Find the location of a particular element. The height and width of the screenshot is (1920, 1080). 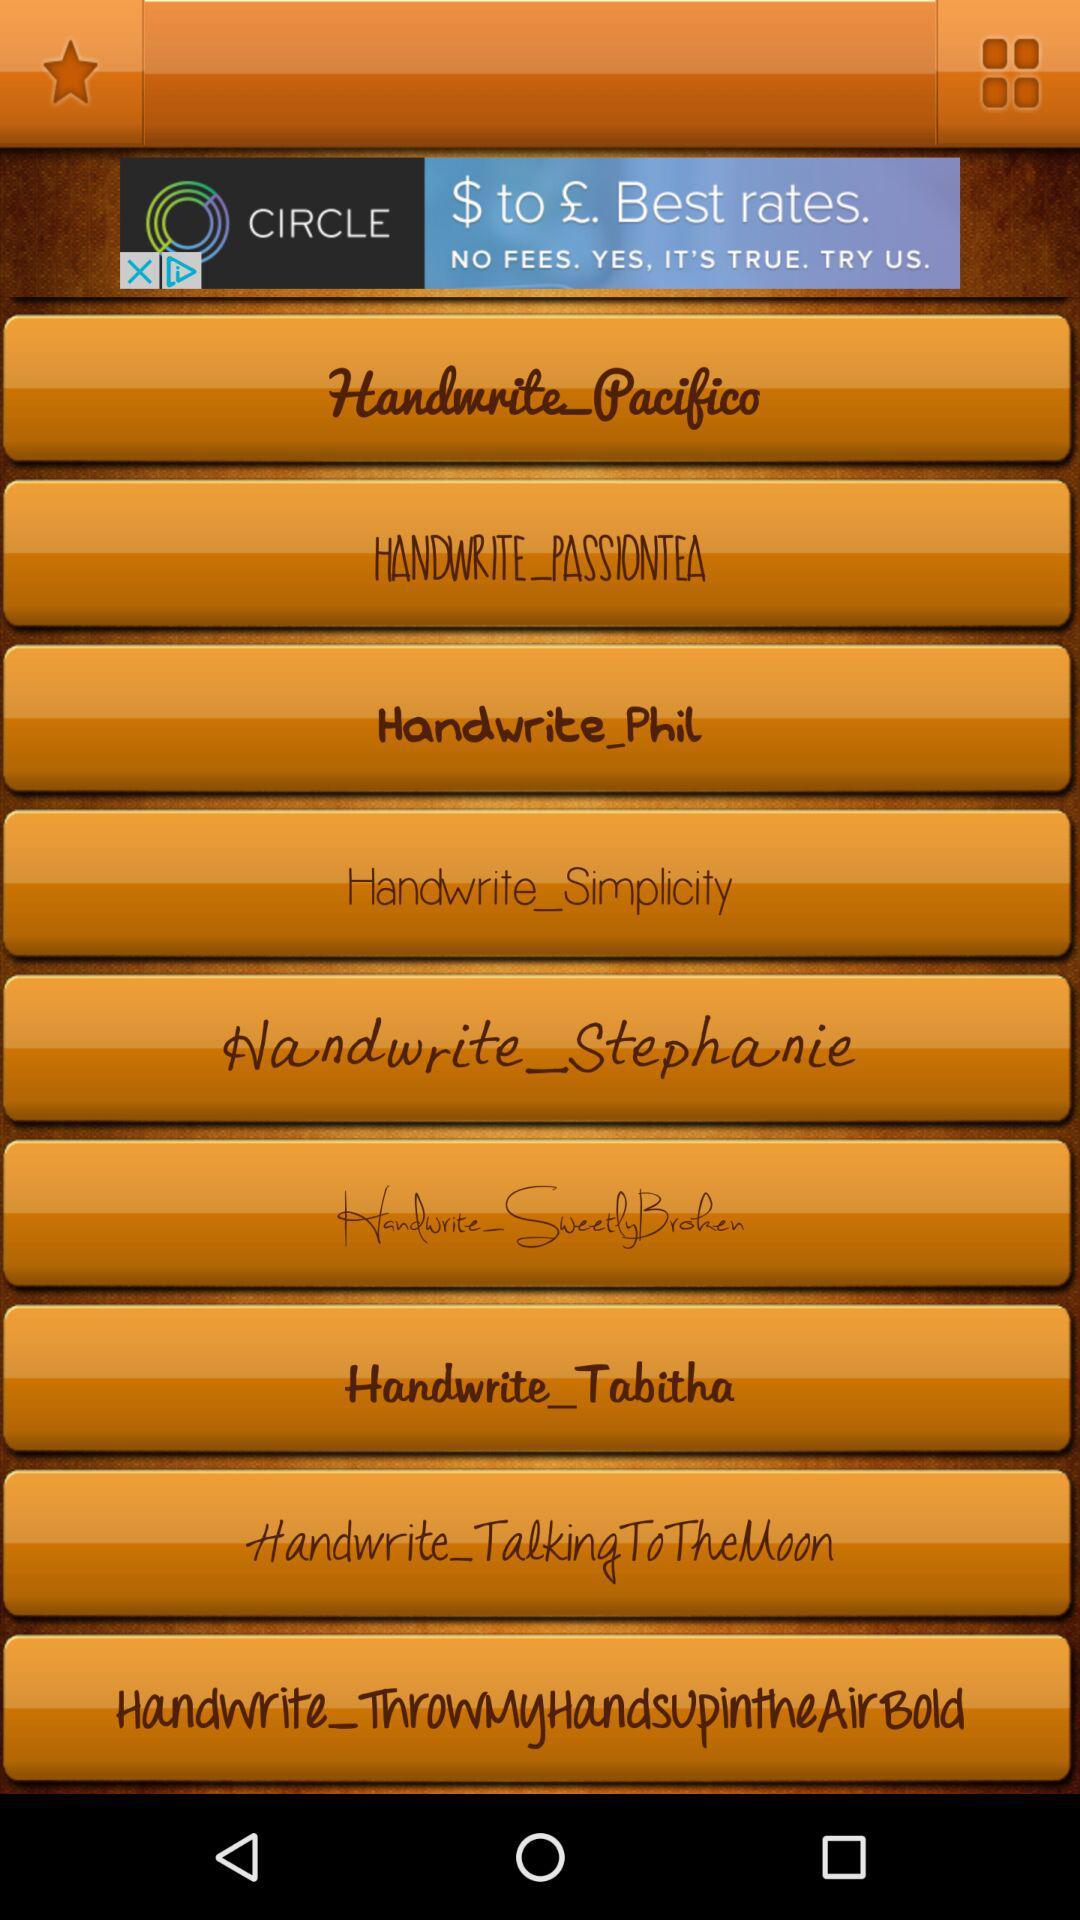

advertisement is located at coordinates (540, 223).